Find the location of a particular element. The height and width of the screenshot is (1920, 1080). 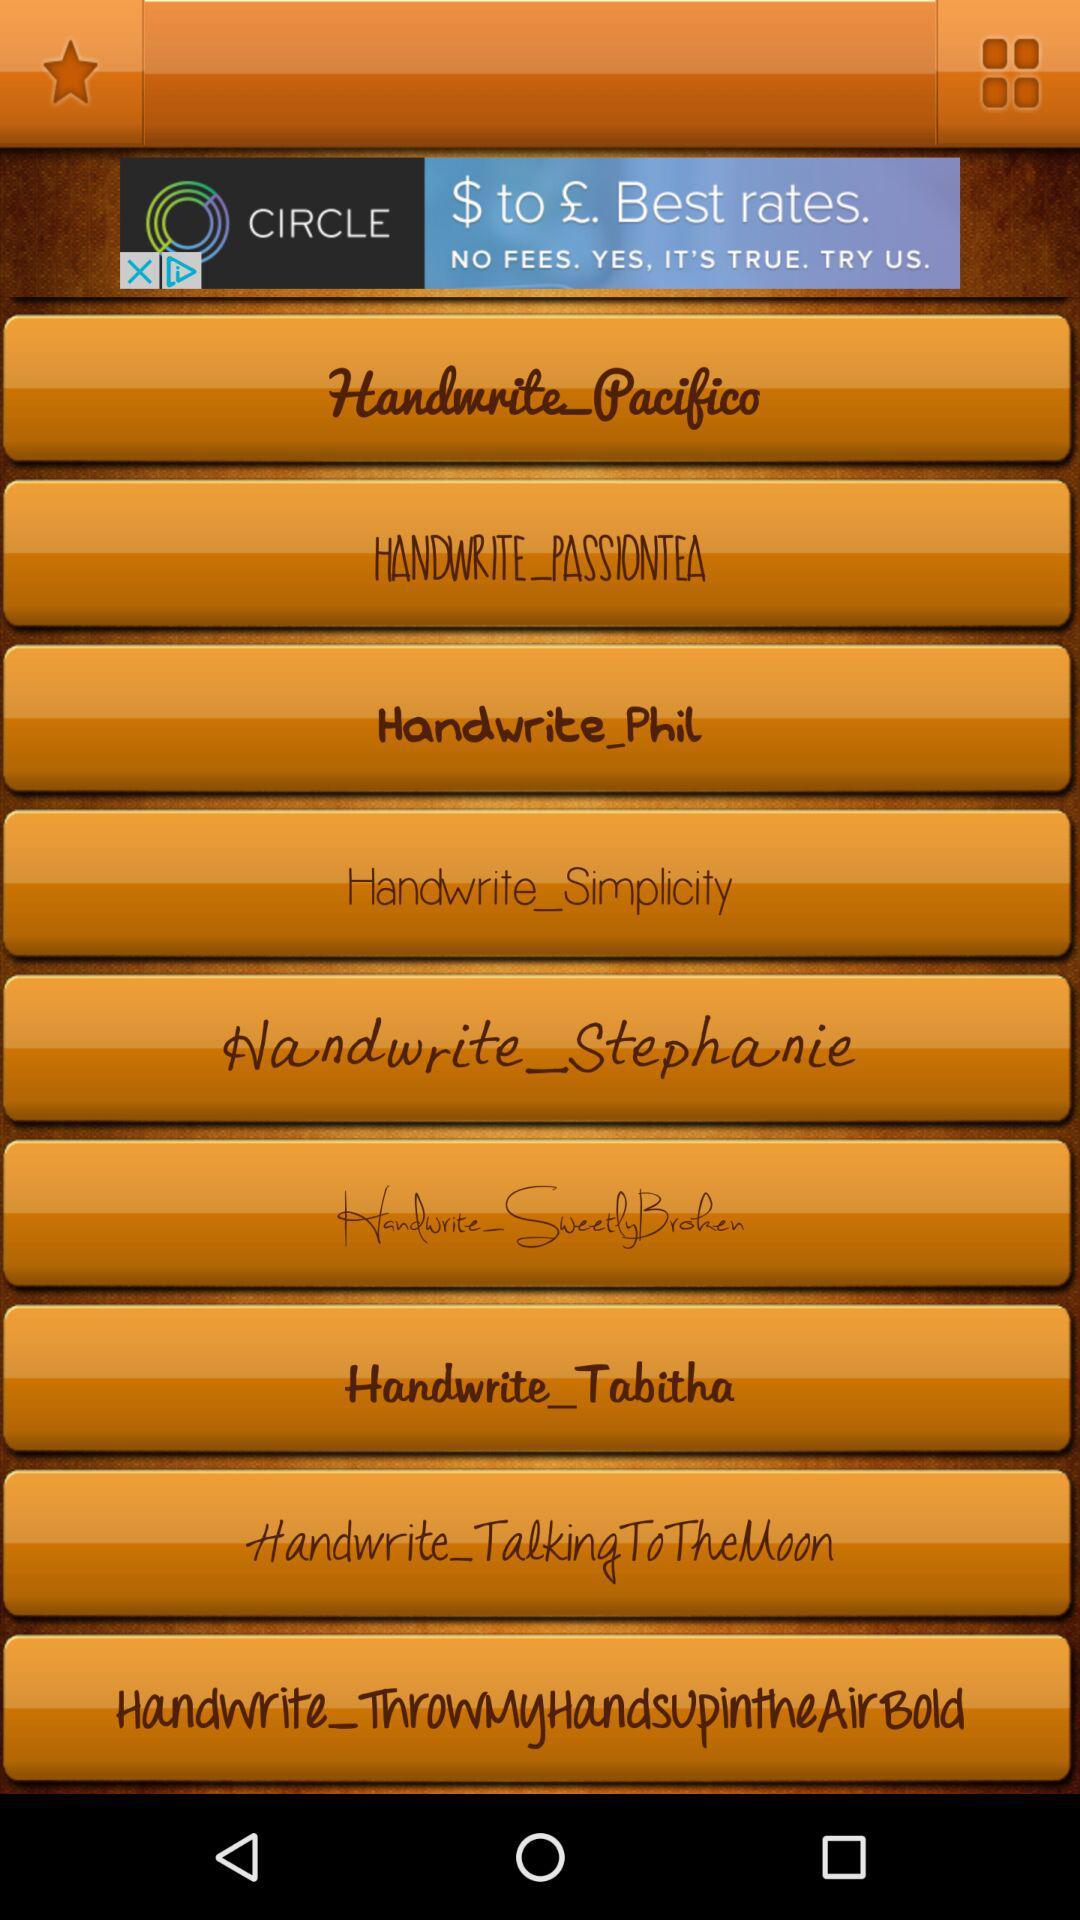

advertisement is located at coordinates (540, 223).